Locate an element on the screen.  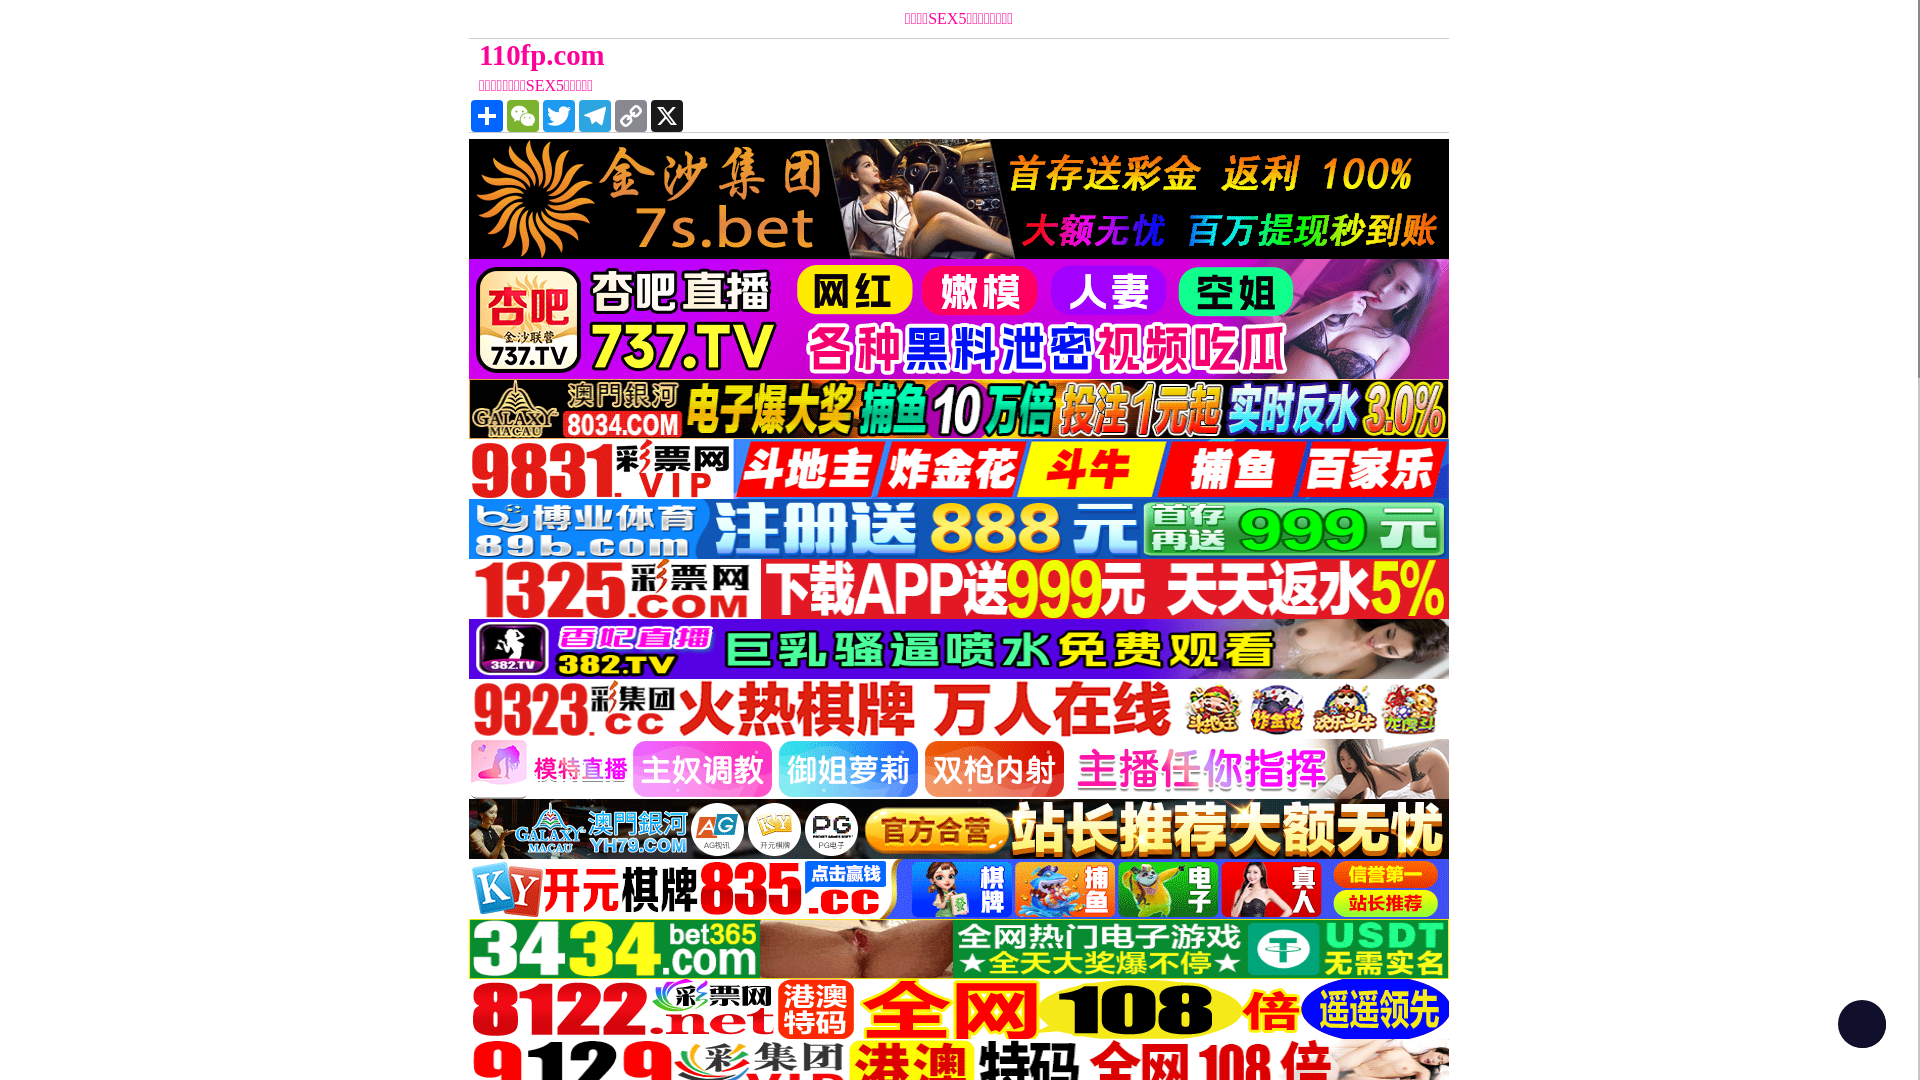
'110fp.com' is located at coordinates (468, 54).